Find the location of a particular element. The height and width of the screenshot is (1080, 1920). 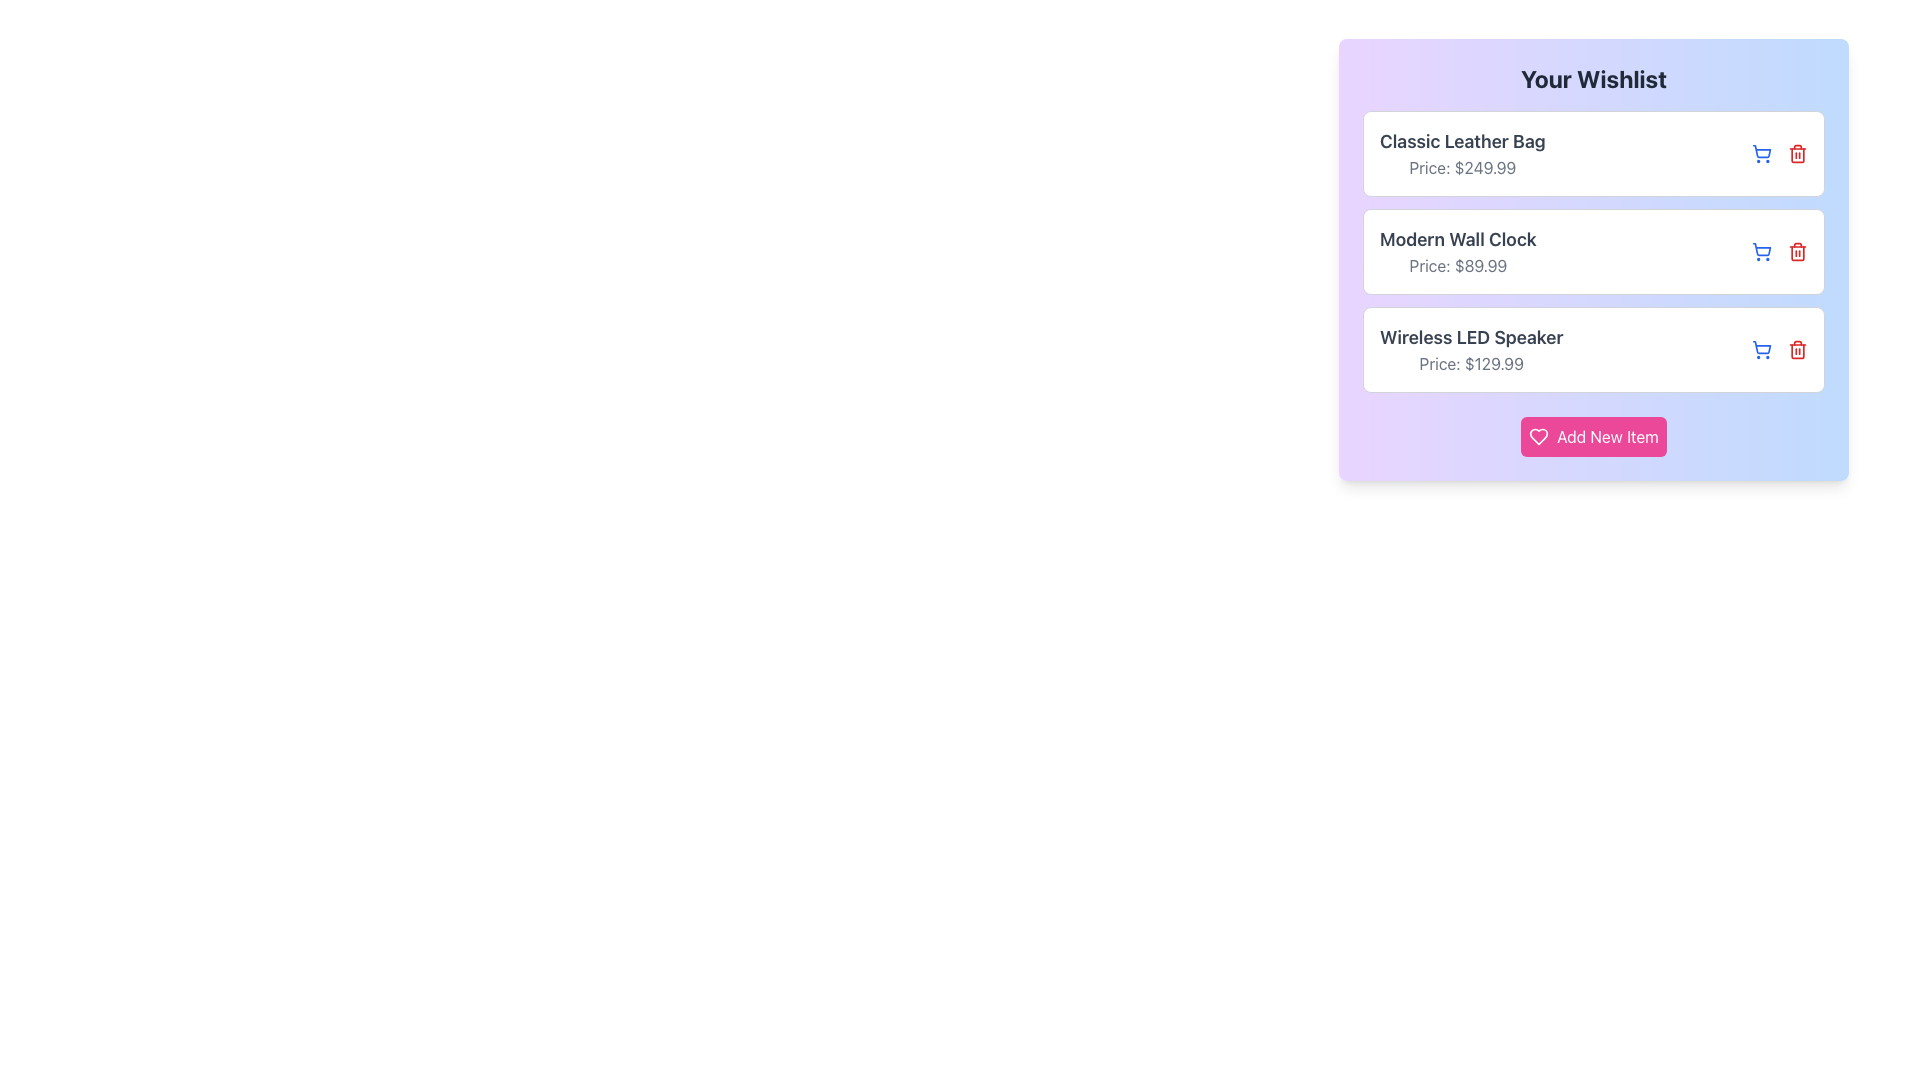

the heart-shaped icon located inside the 'Add New Item' button at the bottom section of the 'Your Wishlist' card is located at coordinates (1538, 435).